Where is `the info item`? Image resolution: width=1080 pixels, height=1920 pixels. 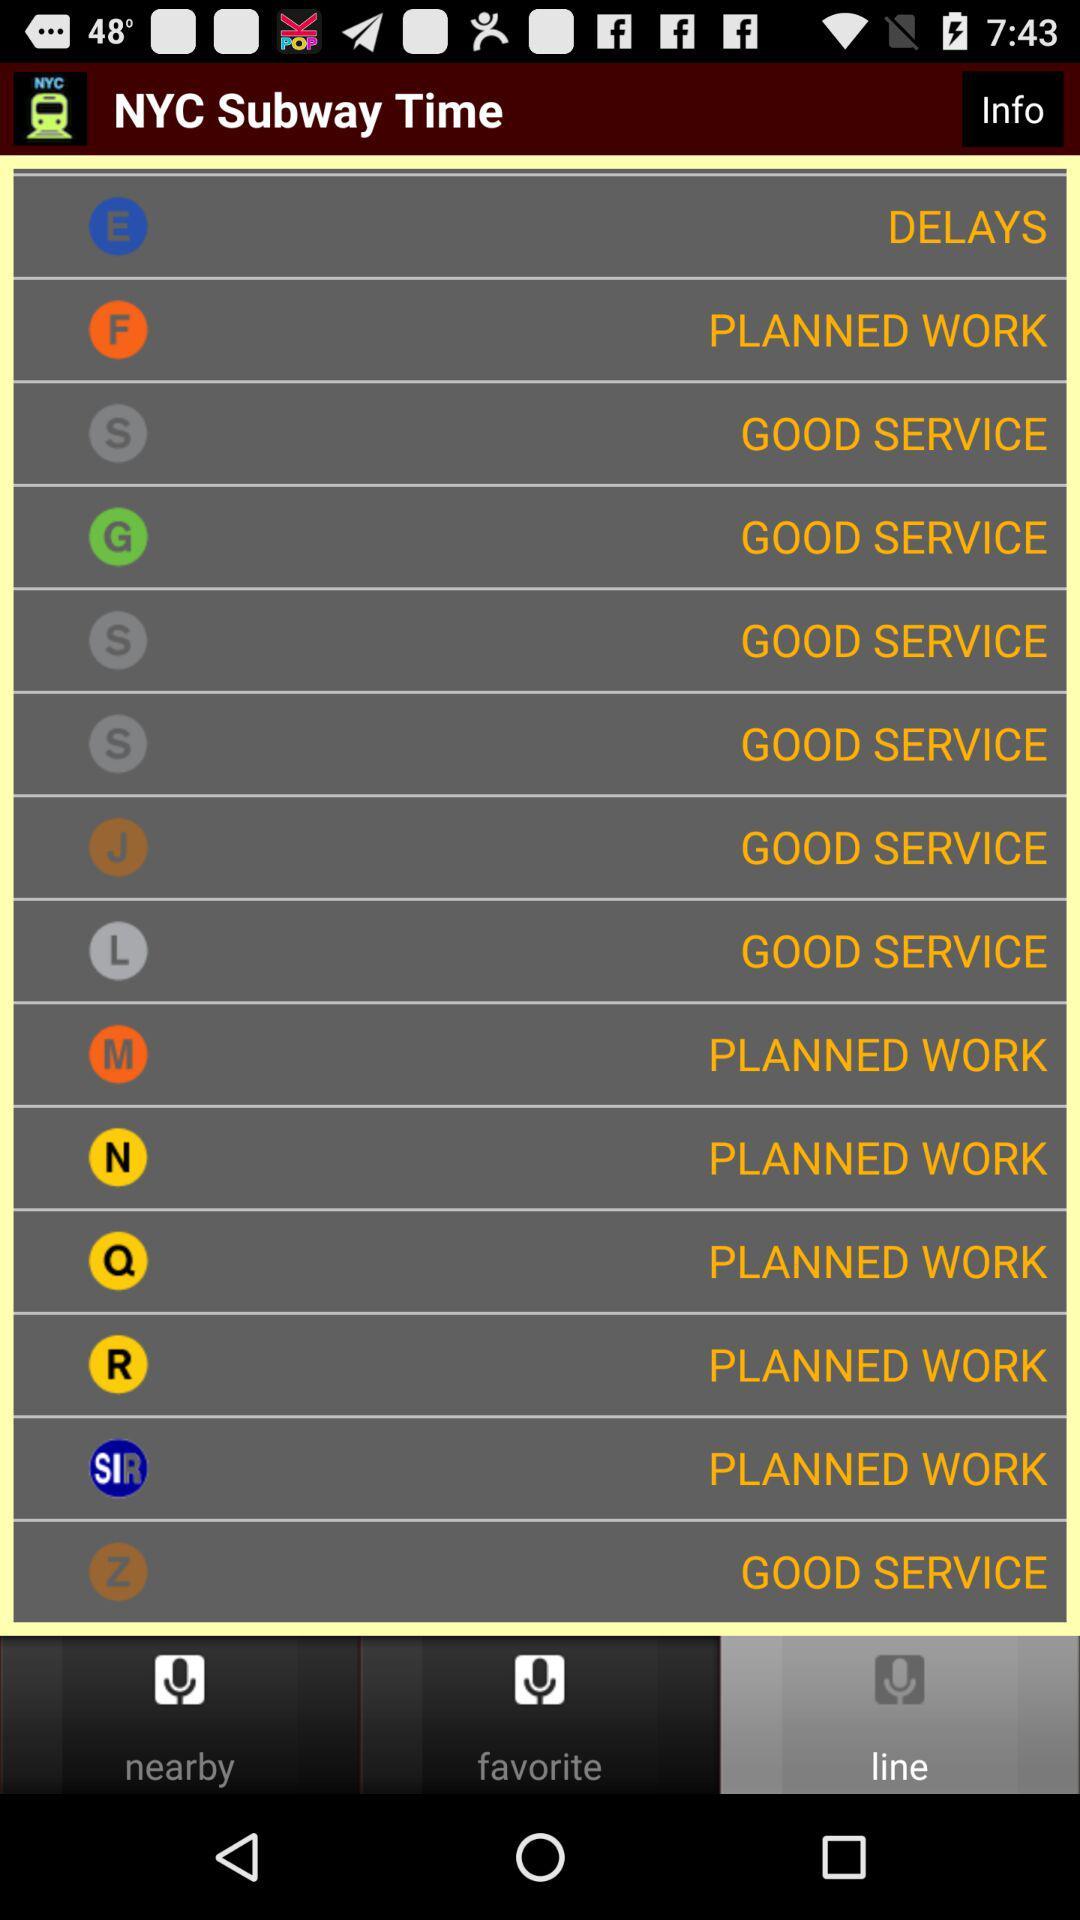 the info item is located at coordinates (1012, 108).